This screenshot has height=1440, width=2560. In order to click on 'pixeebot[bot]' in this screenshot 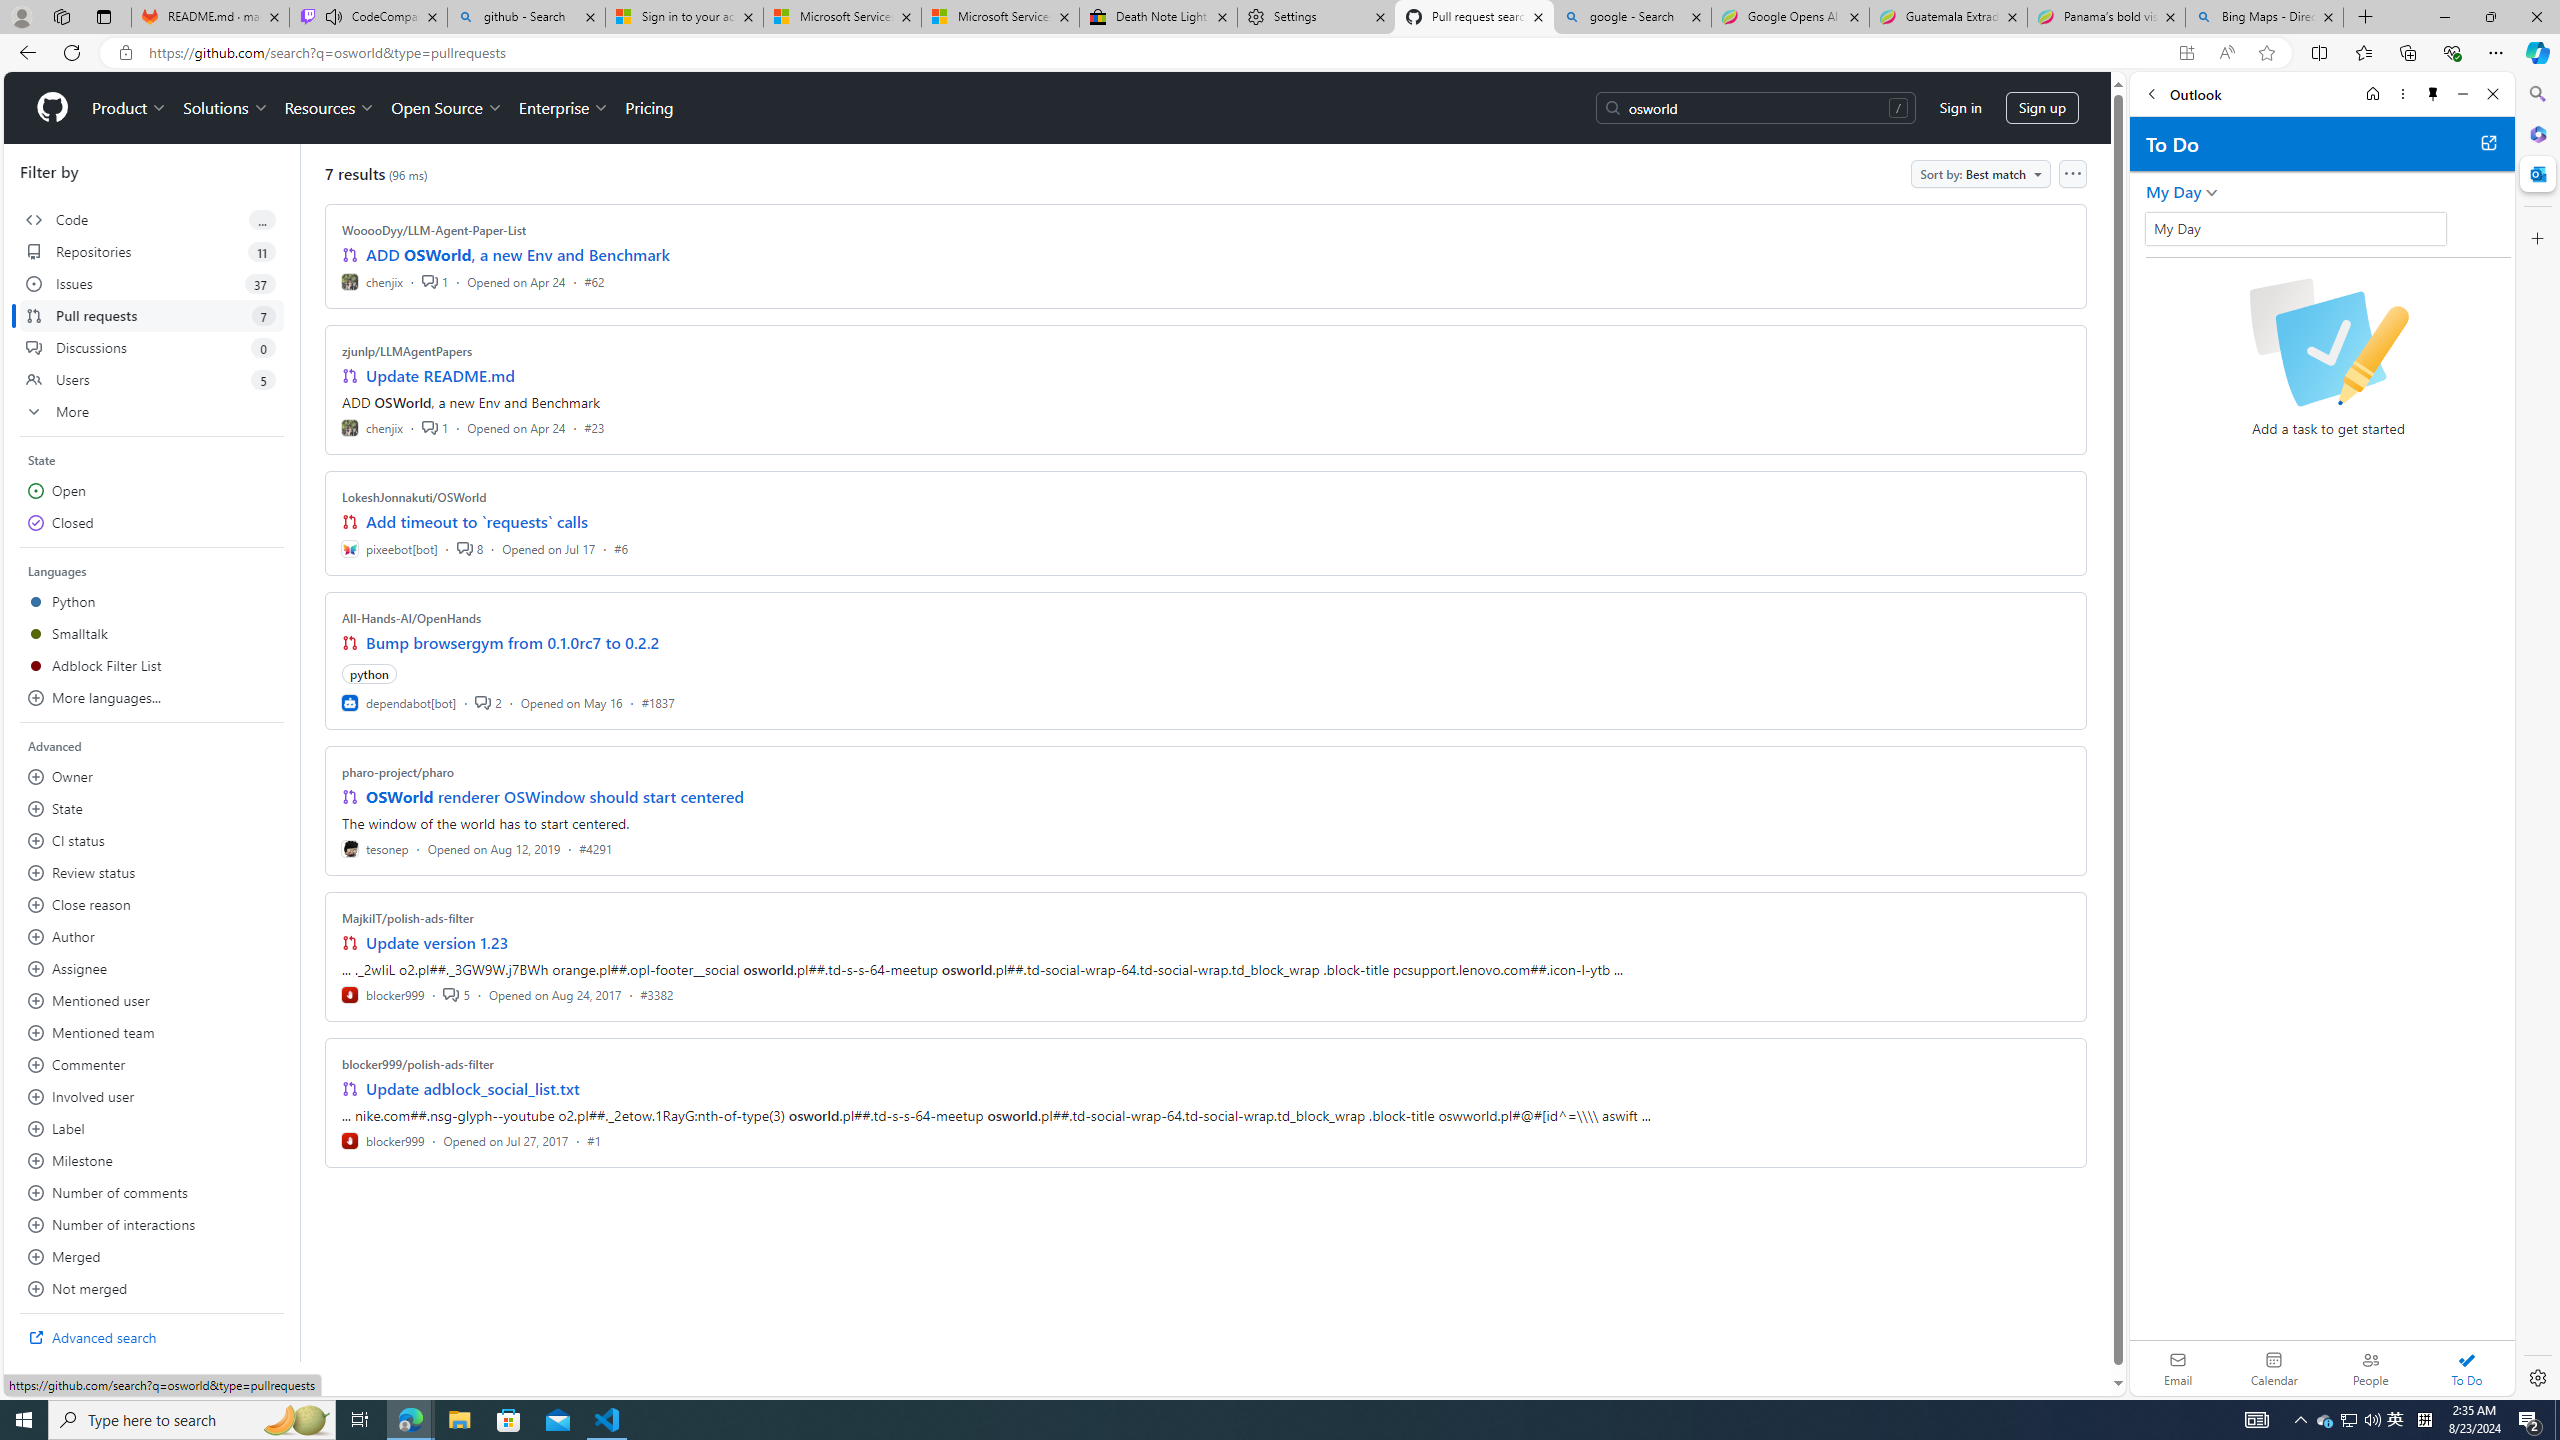, I will do `click(390, 547)`.